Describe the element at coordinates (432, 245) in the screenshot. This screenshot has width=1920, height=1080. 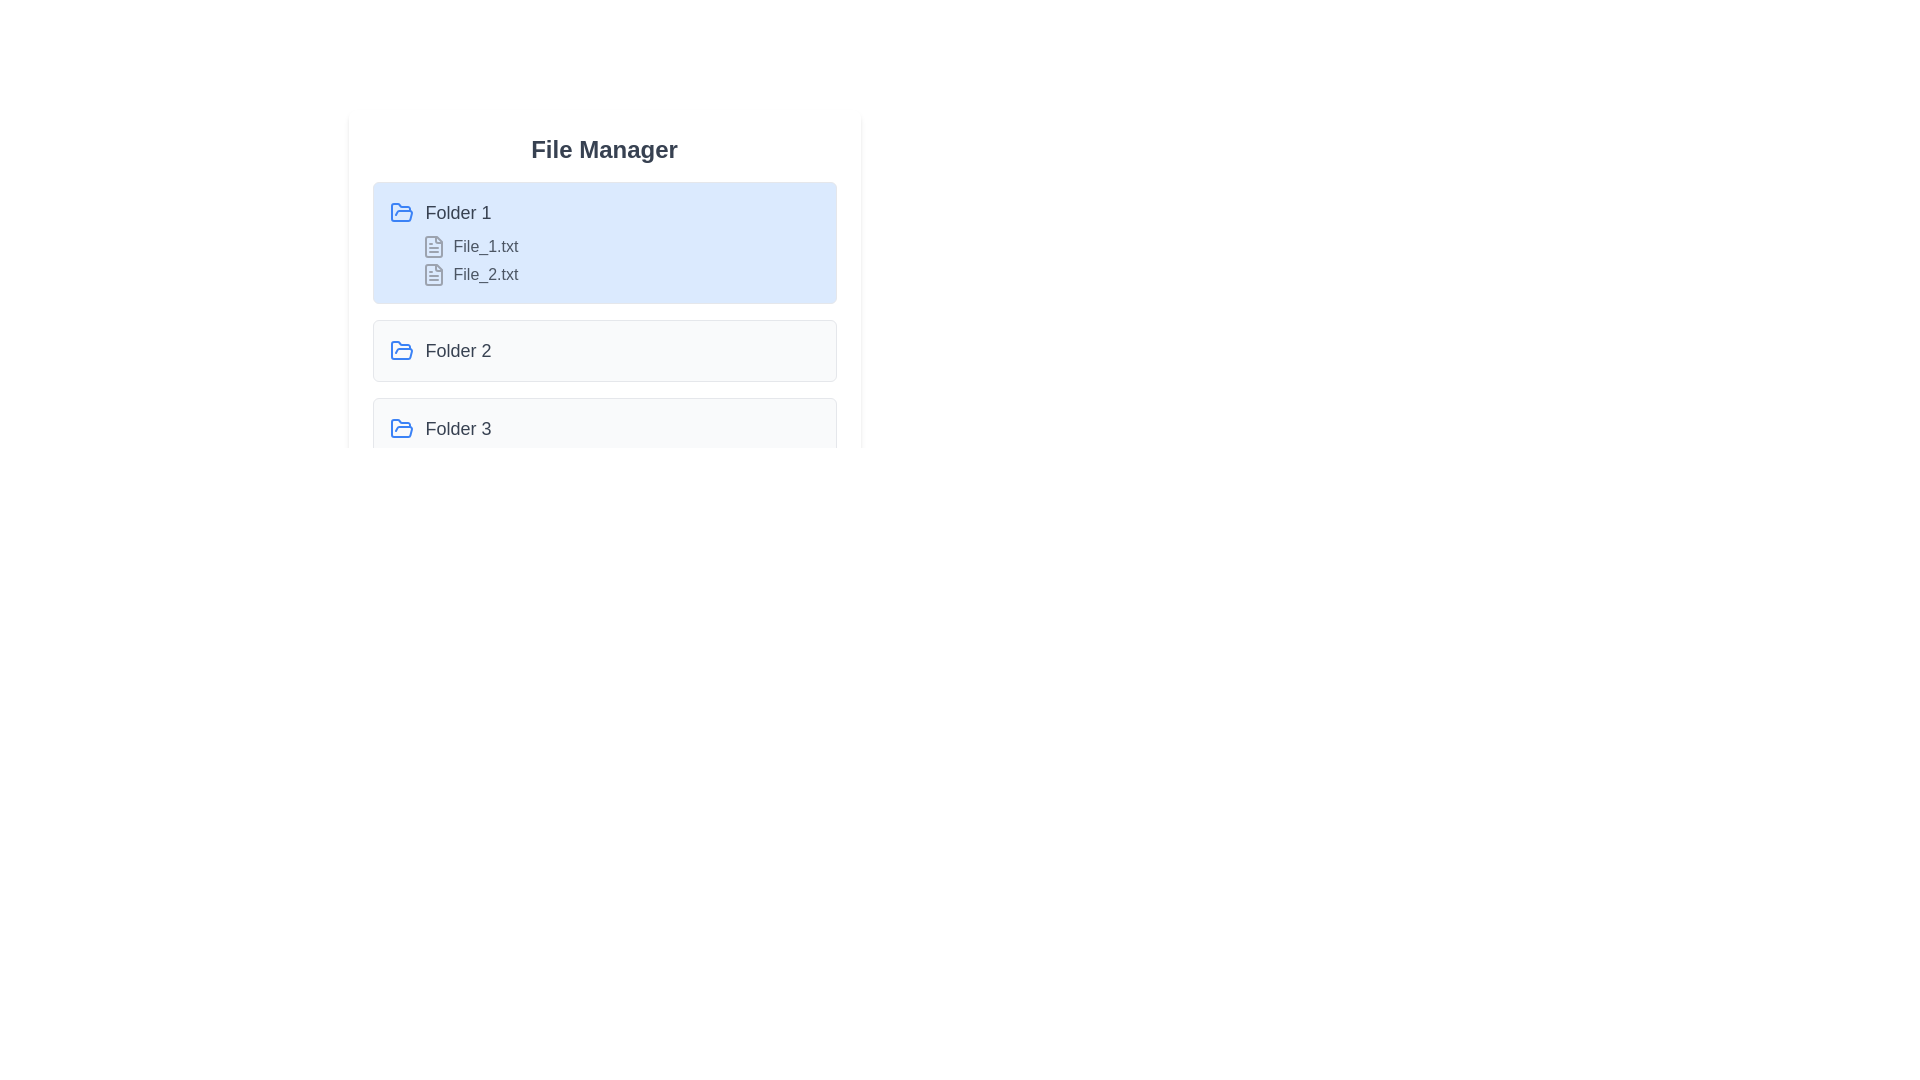
I see `the document file icon, which is light gray with a folded top right corner and located to the left of the label 'File_1.txt' in the 'Folder 1' section` at that location.